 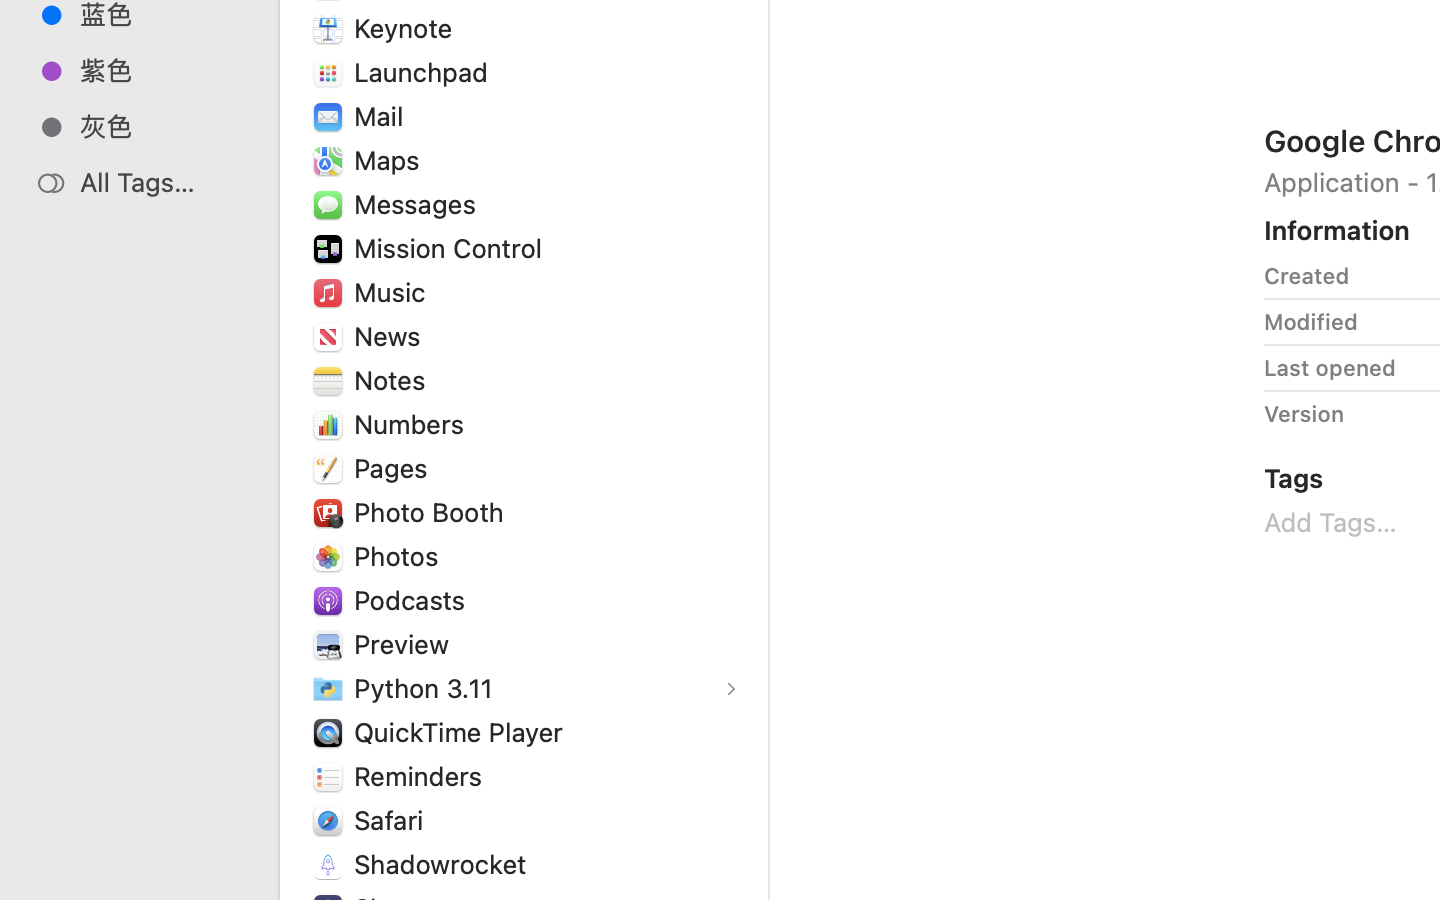 I want to click on 'Podcasts', so click(x=412, y=600).